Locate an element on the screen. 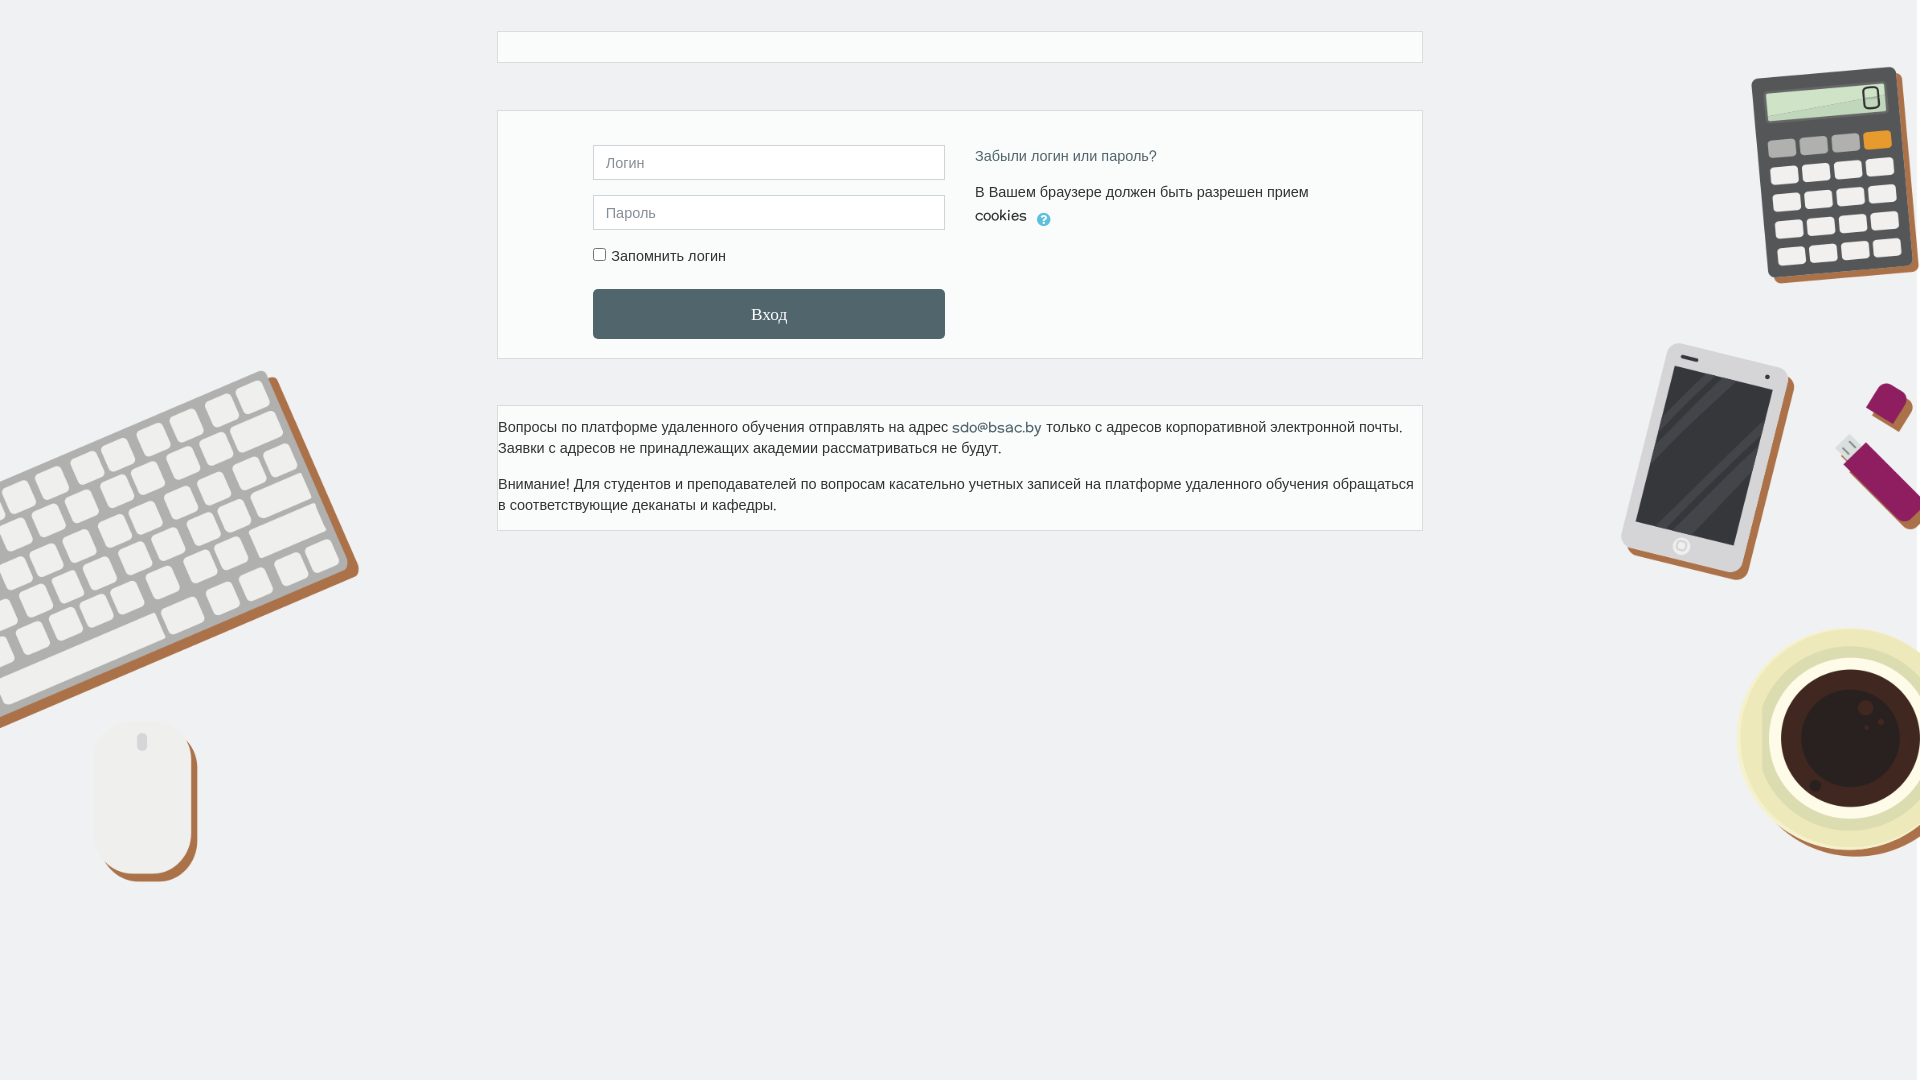  'sdo@bsac.by' is located at coordinates (997, 425).